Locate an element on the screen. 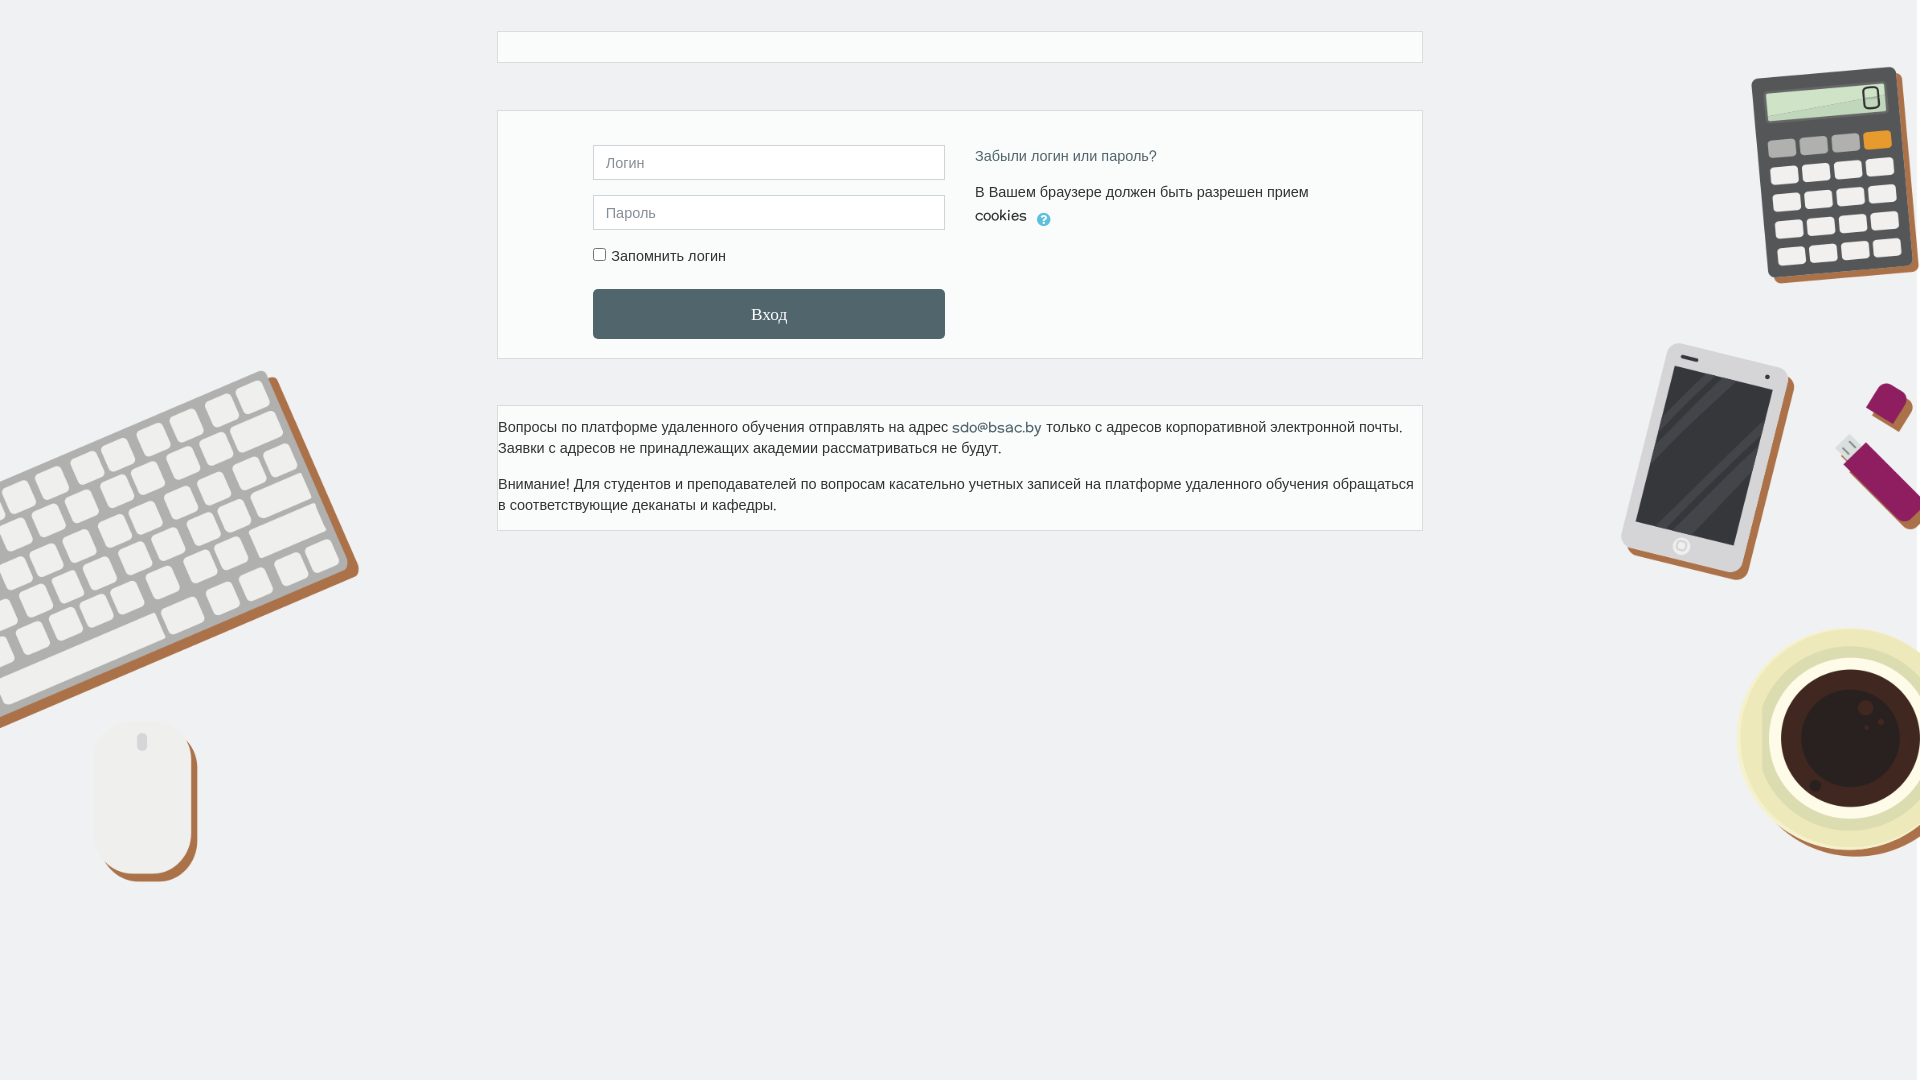  'sdo@bsac.by' is located at coordinates (997, 425).